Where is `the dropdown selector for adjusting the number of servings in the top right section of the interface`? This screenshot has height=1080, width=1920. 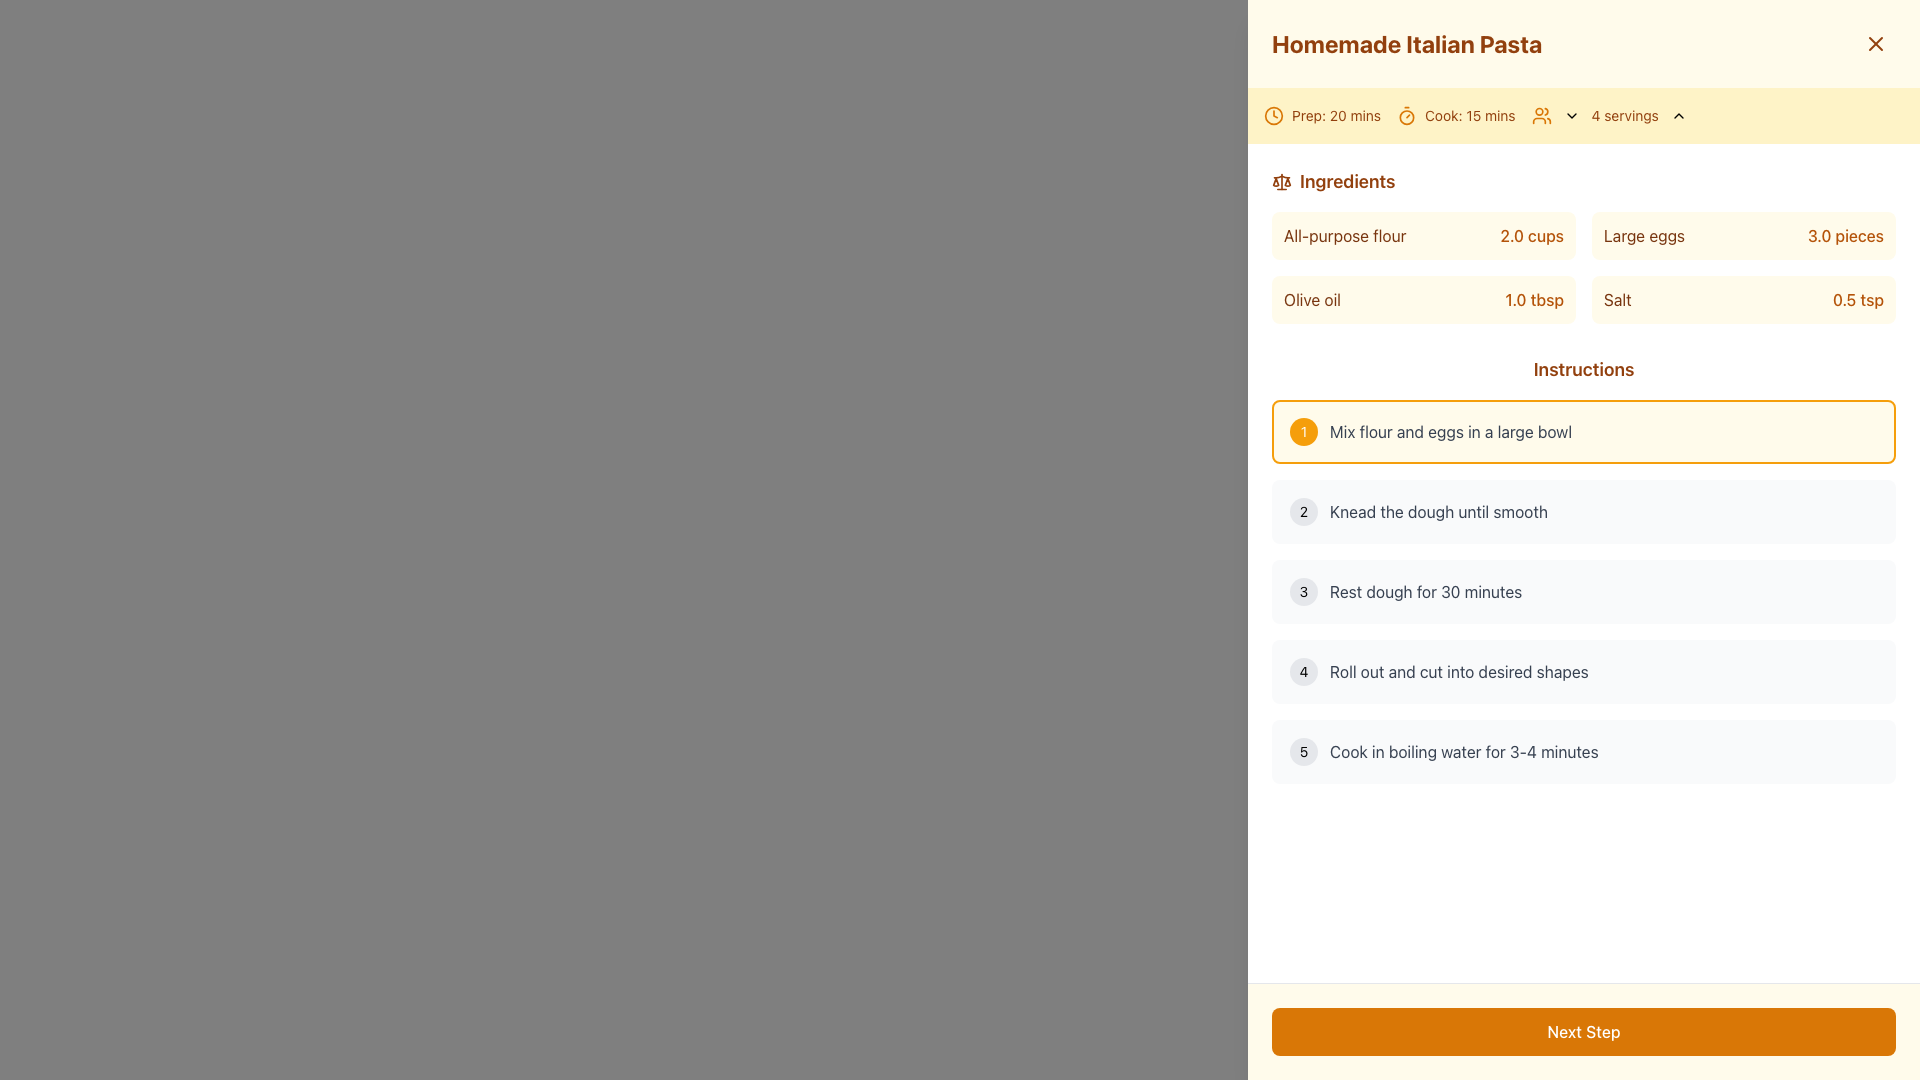 the dropdown selector for adjusting the number of servings in the top right section of the interface is located at coordinates (1625, 115).